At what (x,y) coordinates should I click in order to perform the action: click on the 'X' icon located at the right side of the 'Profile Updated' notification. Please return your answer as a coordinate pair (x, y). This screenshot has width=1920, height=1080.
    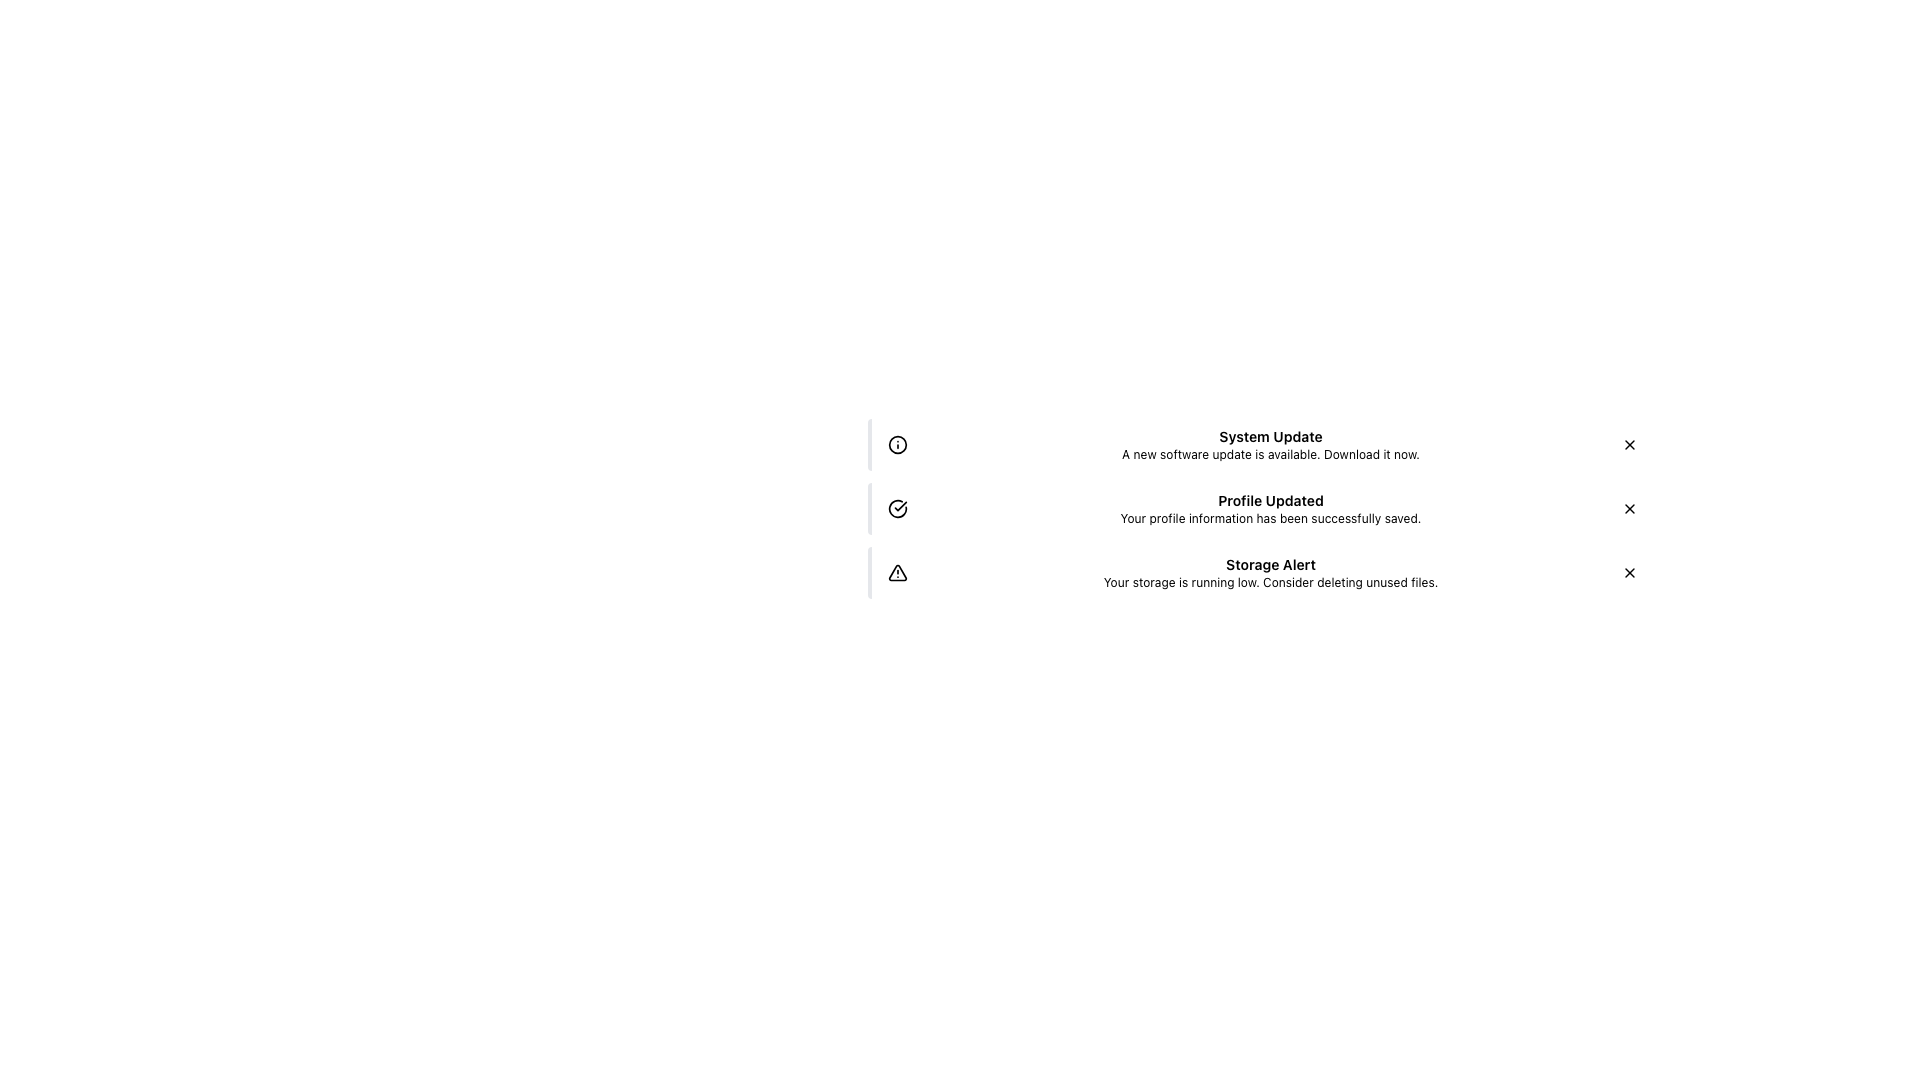
    Looking at the image, I should click on (1630, 508).